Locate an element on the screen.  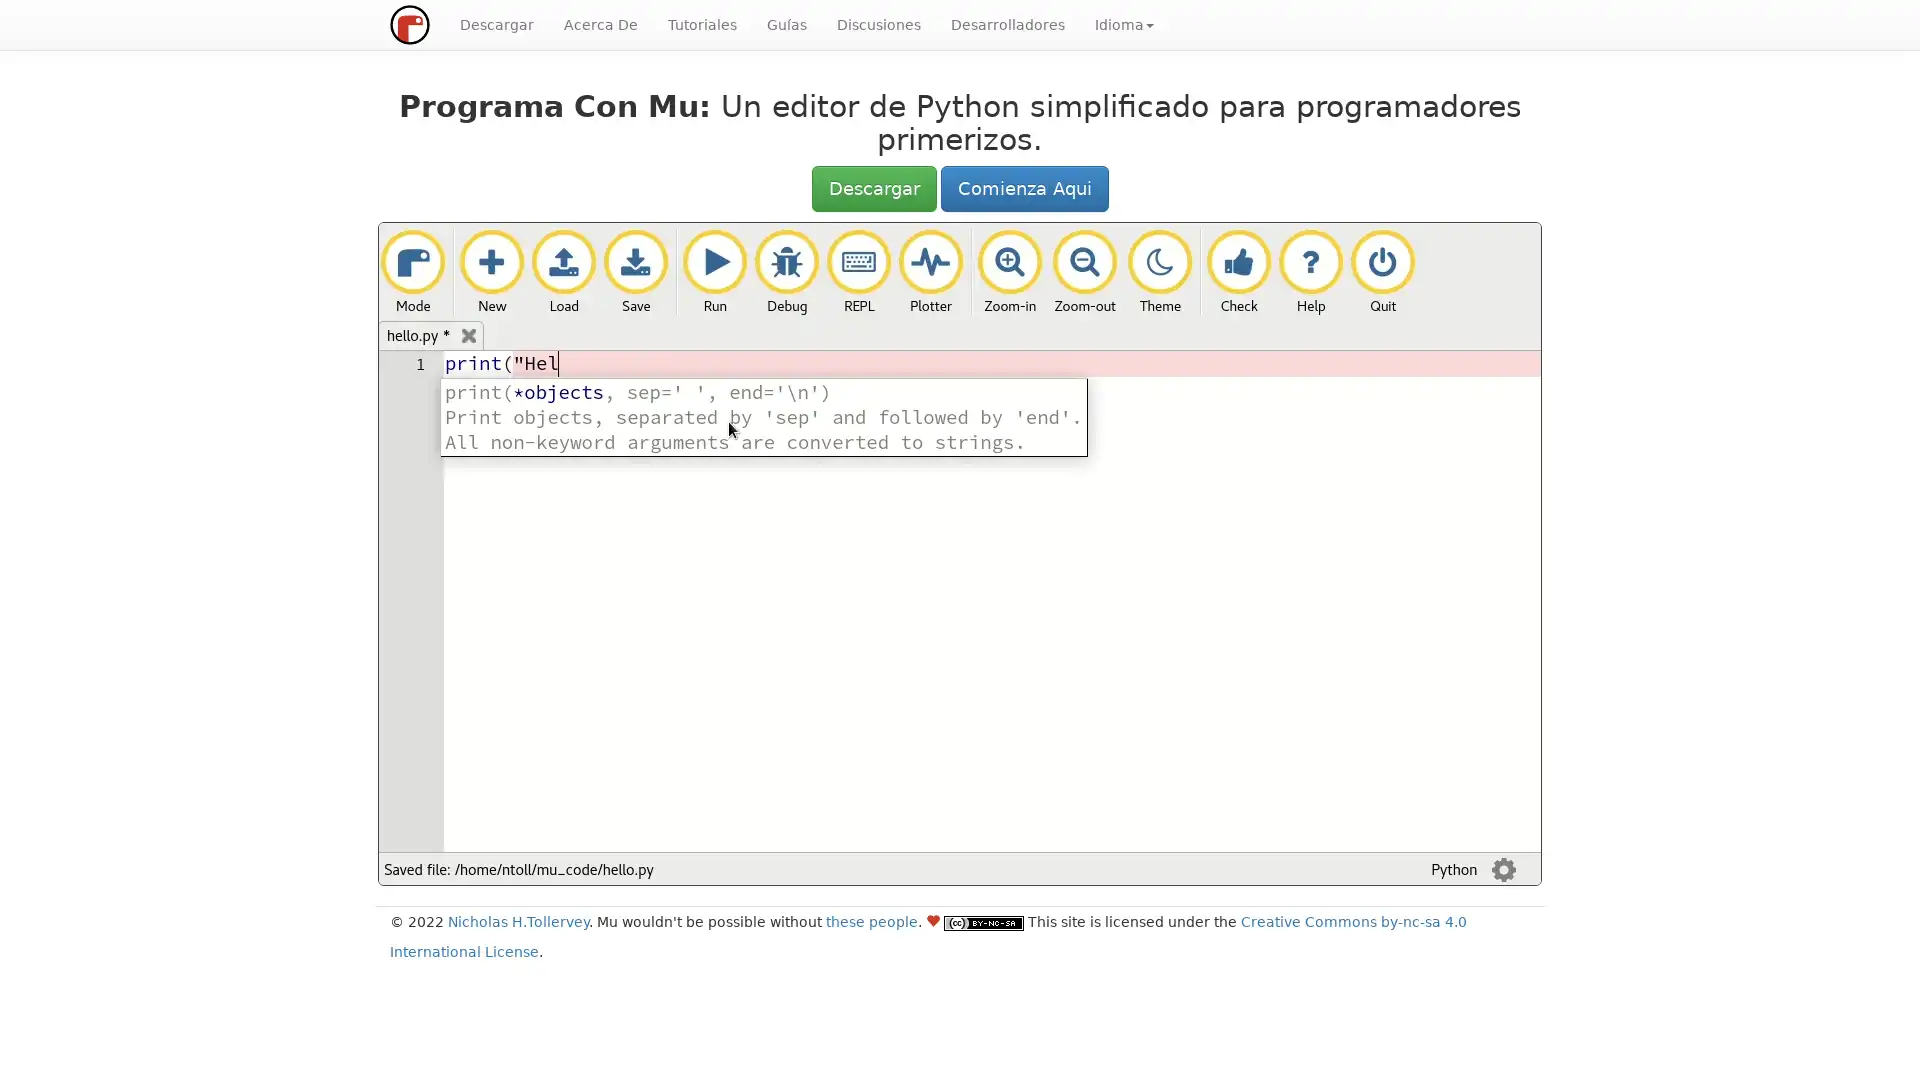
Comienza Aqui is located at coordinates (1023, 189).